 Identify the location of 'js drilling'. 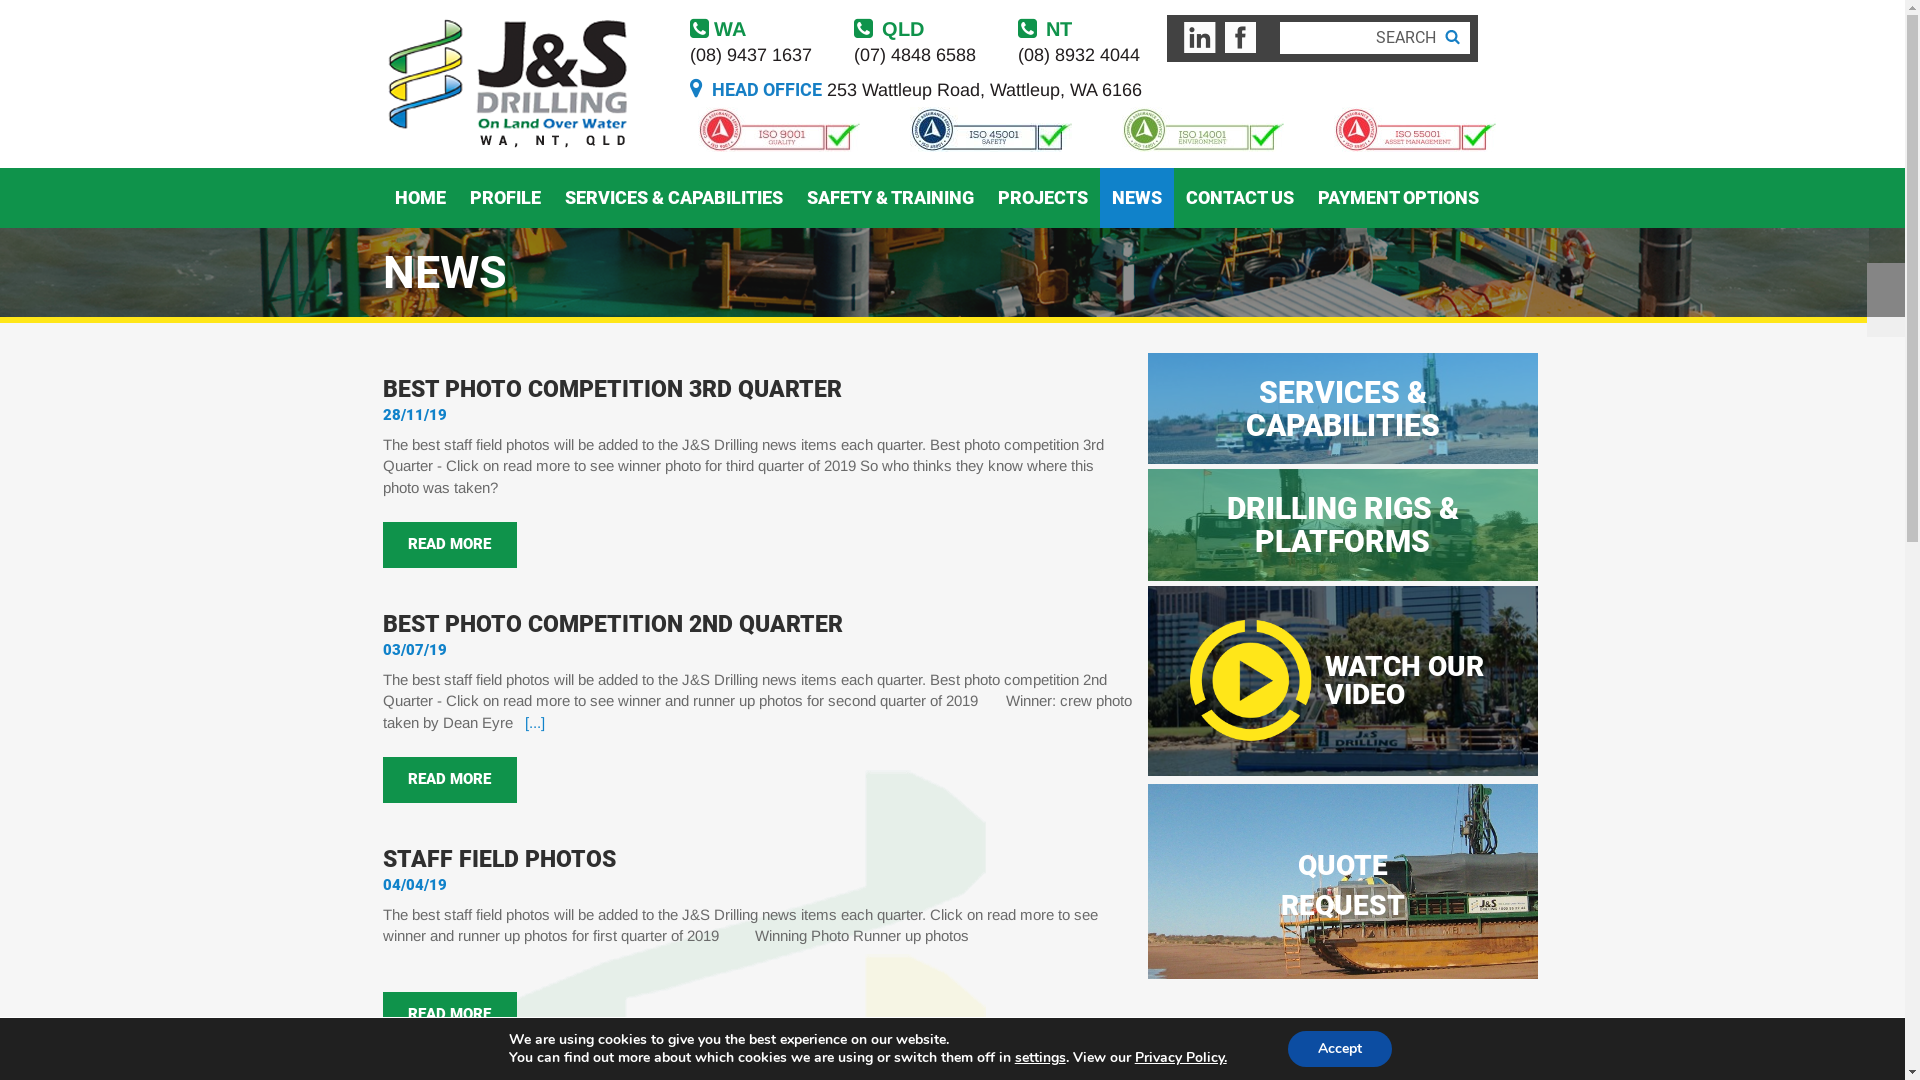
(512, 82).